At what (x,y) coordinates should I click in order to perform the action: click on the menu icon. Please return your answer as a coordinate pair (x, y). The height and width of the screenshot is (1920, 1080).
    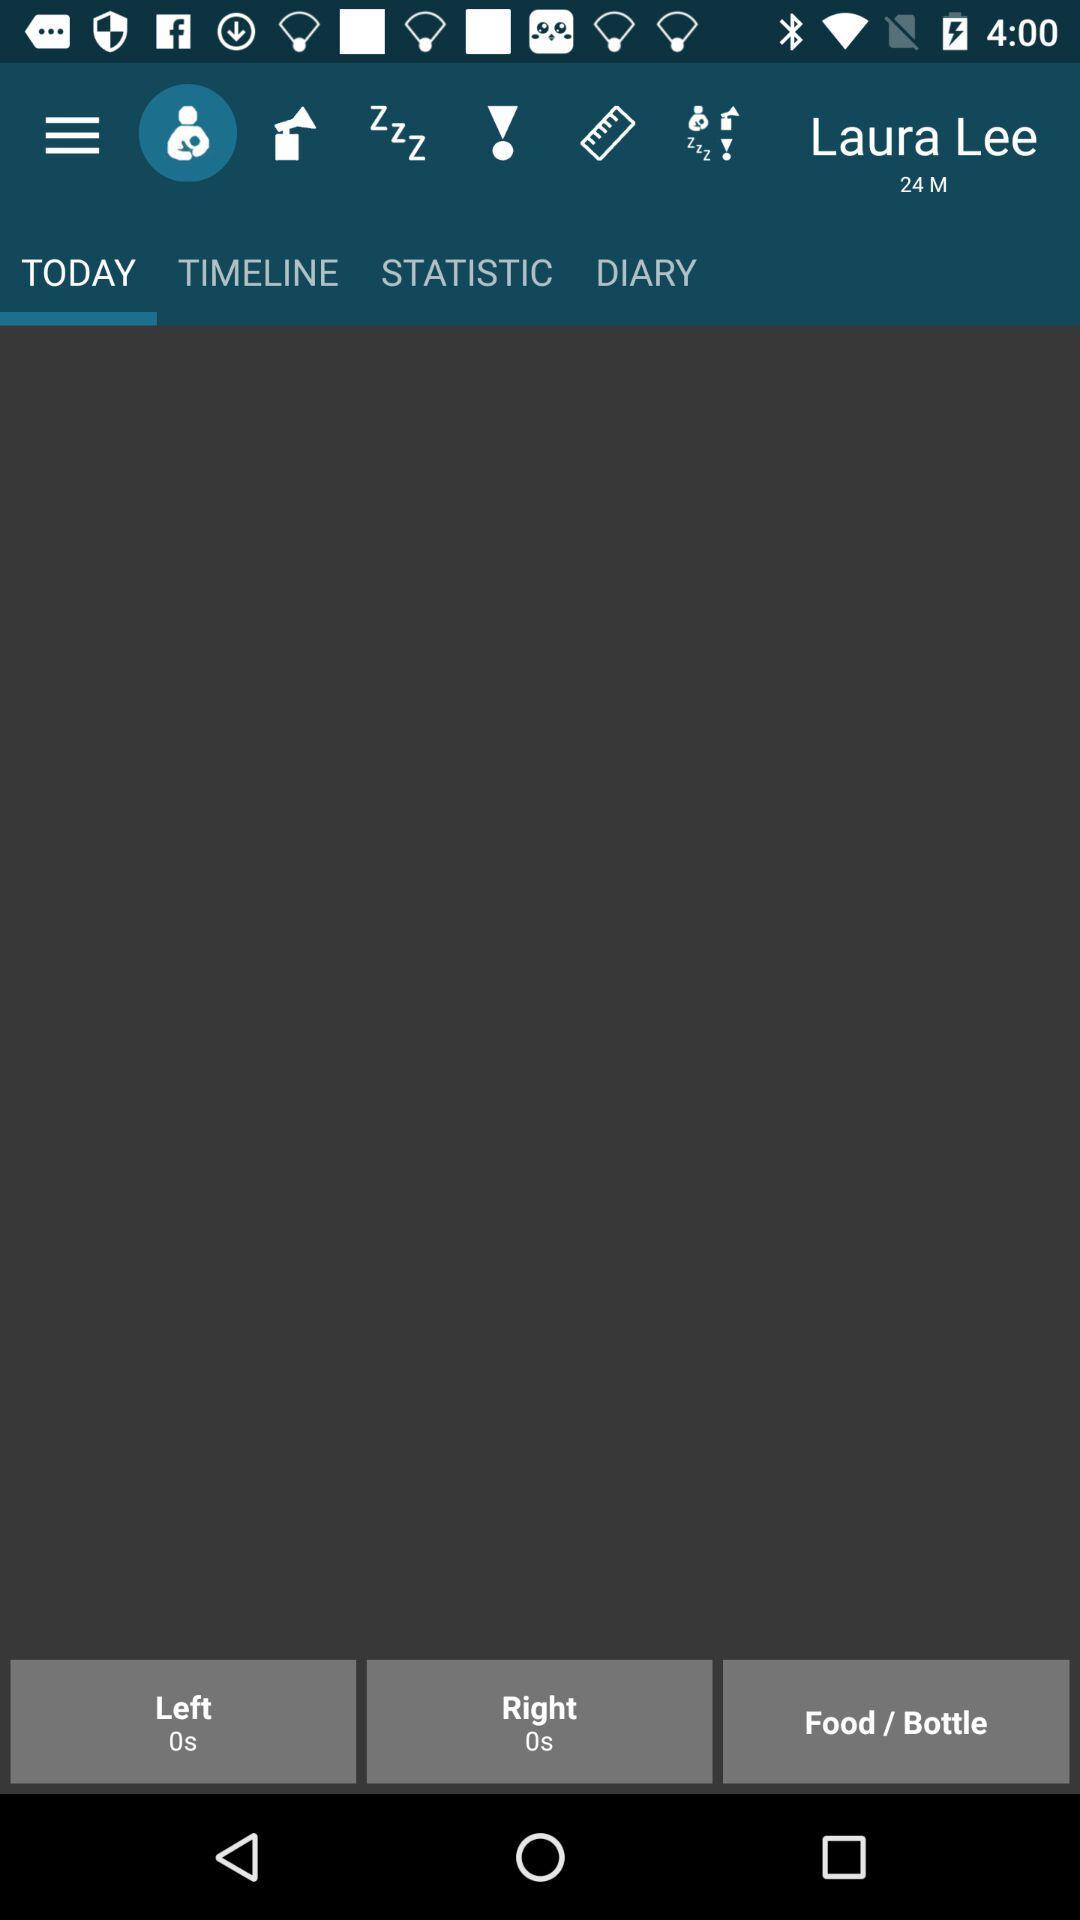
    Looking at the image, I should click on (71, 134).